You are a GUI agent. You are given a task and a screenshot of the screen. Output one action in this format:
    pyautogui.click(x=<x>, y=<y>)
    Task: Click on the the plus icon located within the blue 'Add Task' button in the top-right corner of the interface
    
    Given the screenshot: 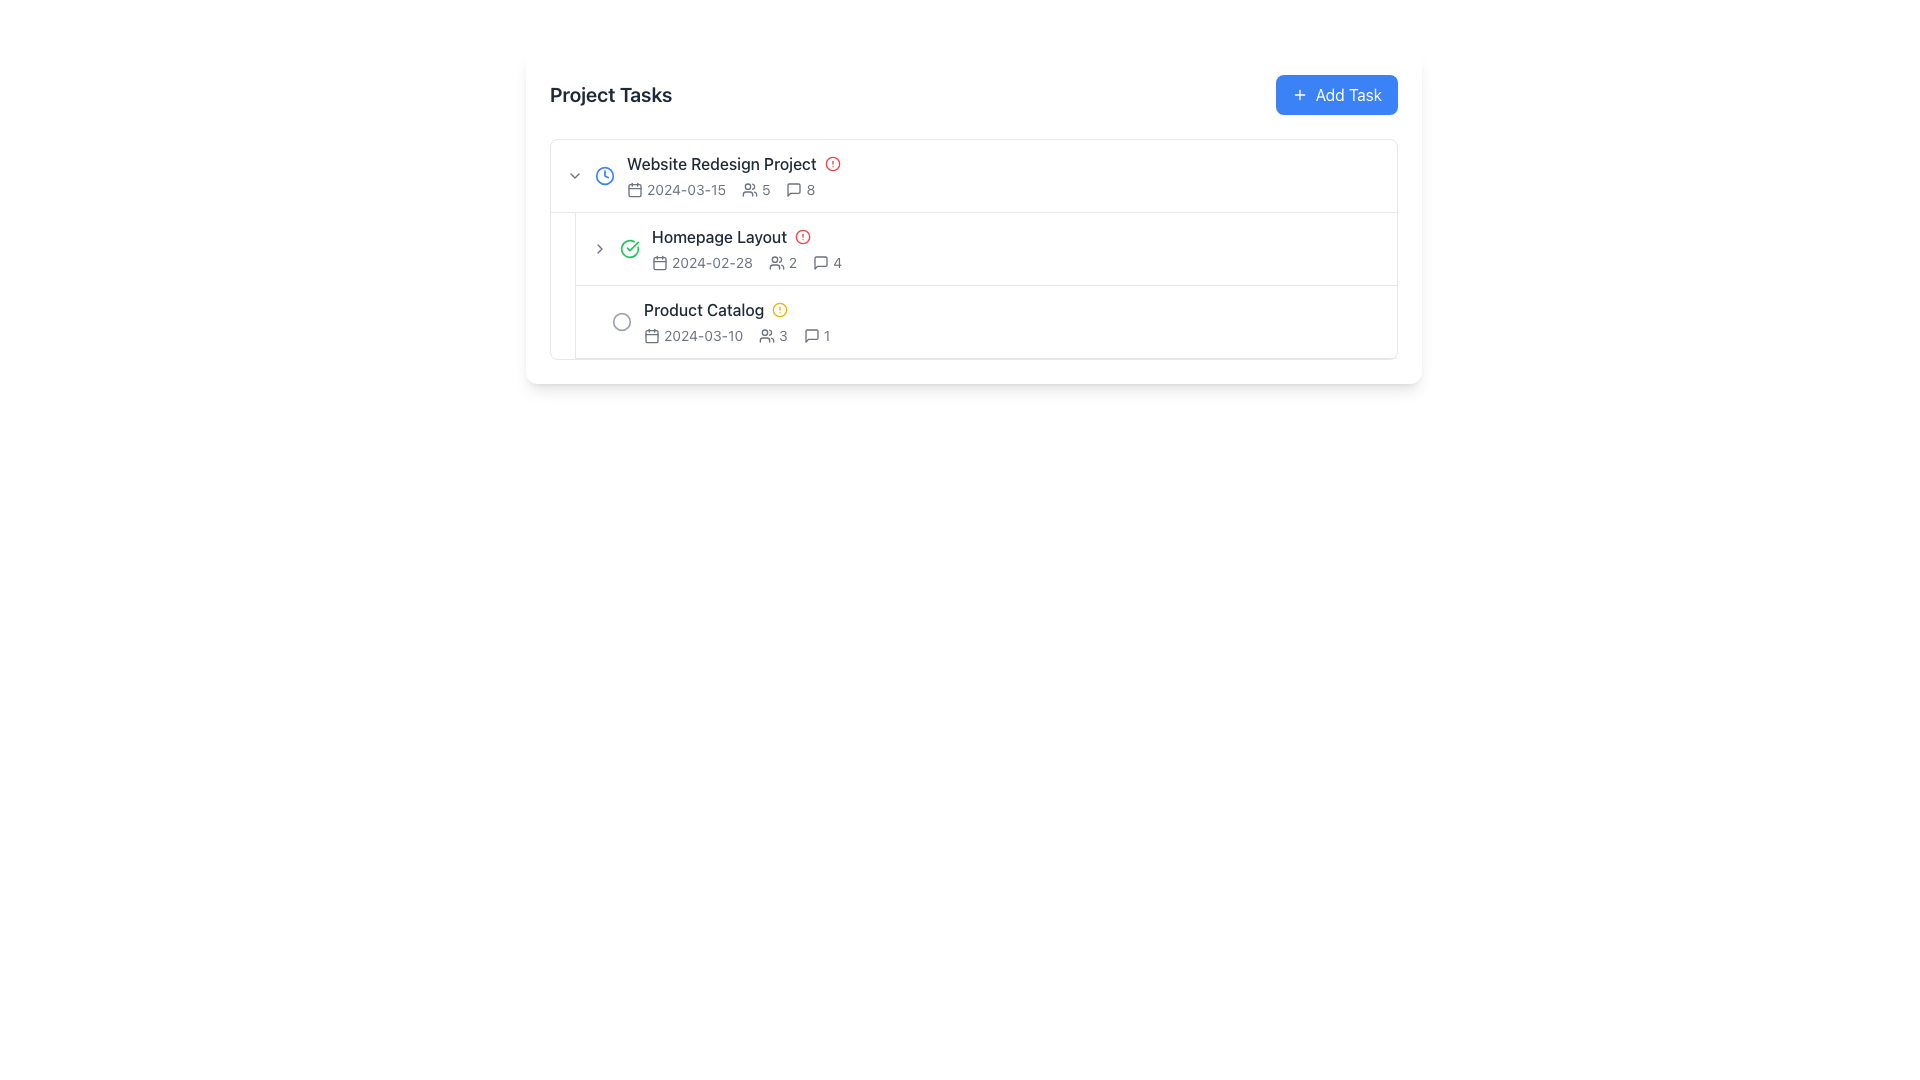 What is the action you would take?
    pyautogui.click(x=1299, y=95)
    